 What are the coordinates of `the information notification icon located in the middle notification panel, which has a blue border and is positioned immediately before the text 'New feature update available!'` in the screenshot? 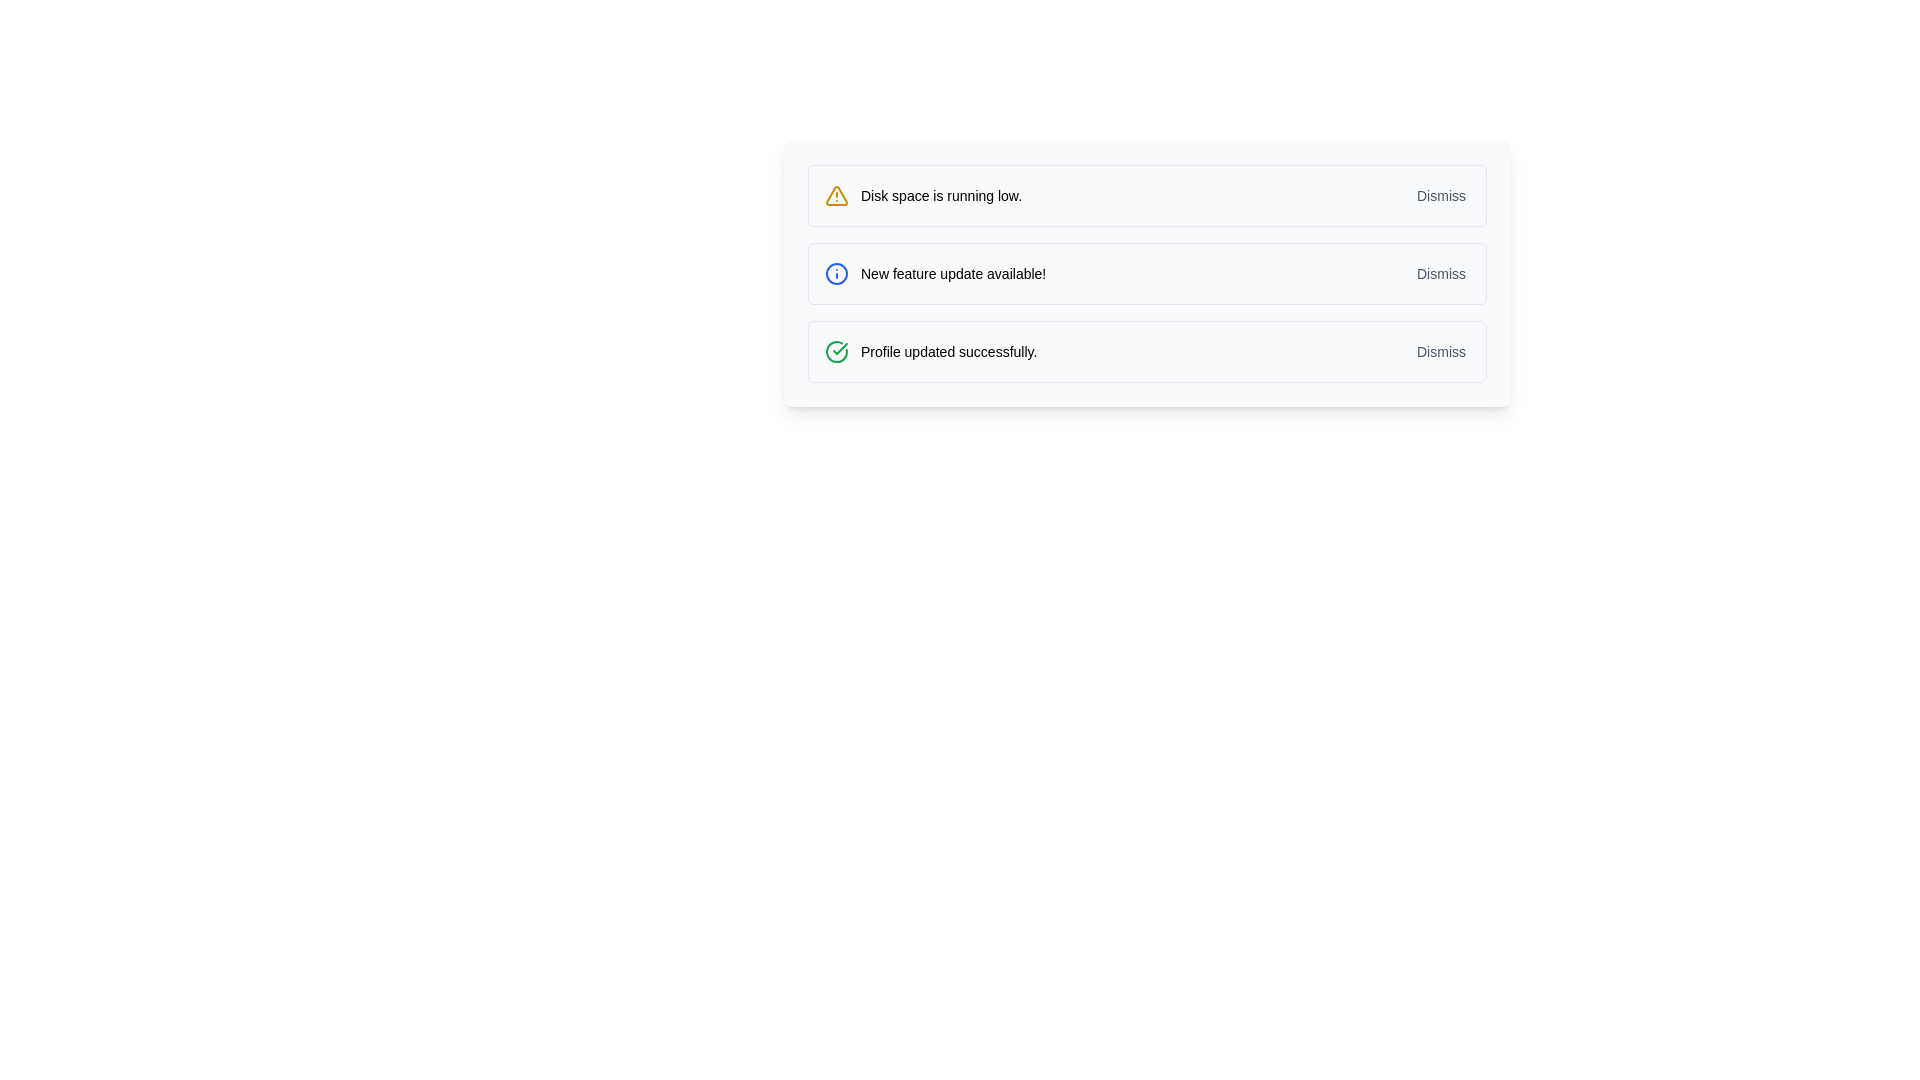 It's located at (836, 273).